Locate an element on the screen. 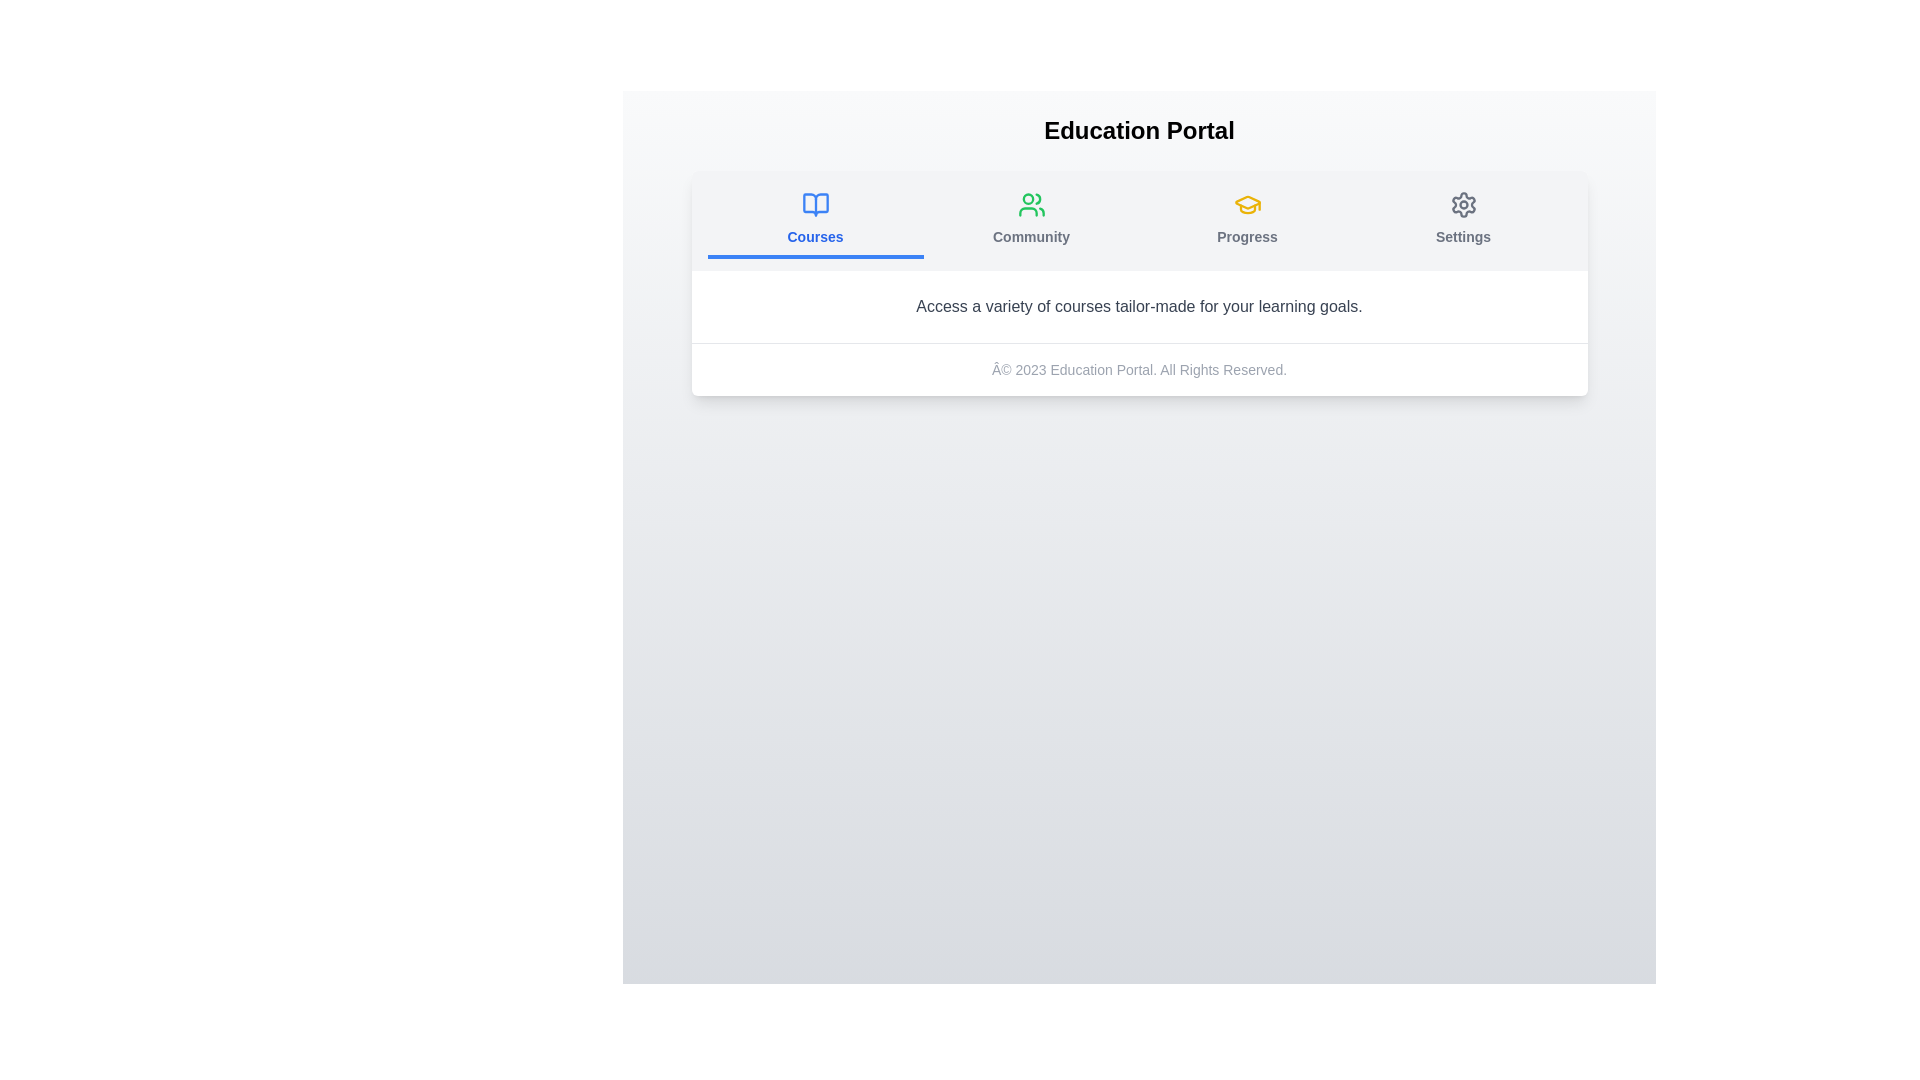 This screenshot has width=1920, height=1080. the third tab in the navigation menu is located at coordinates (1246, 220).